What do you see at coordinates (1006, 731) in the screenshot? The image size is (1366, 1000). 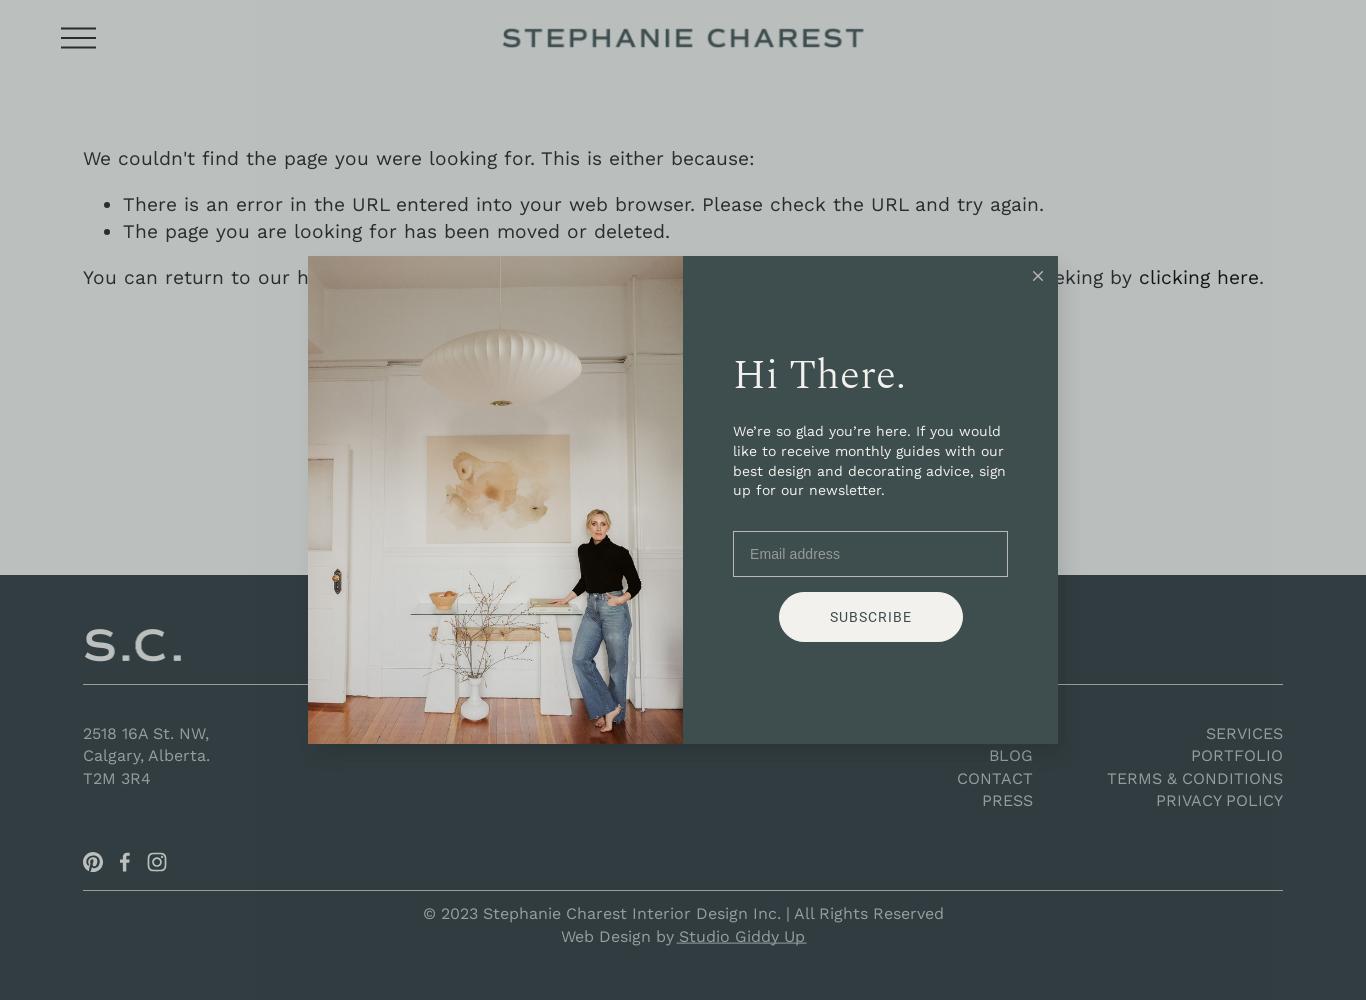 I see `'ABOUT'` at bounding box center [1006, 731].